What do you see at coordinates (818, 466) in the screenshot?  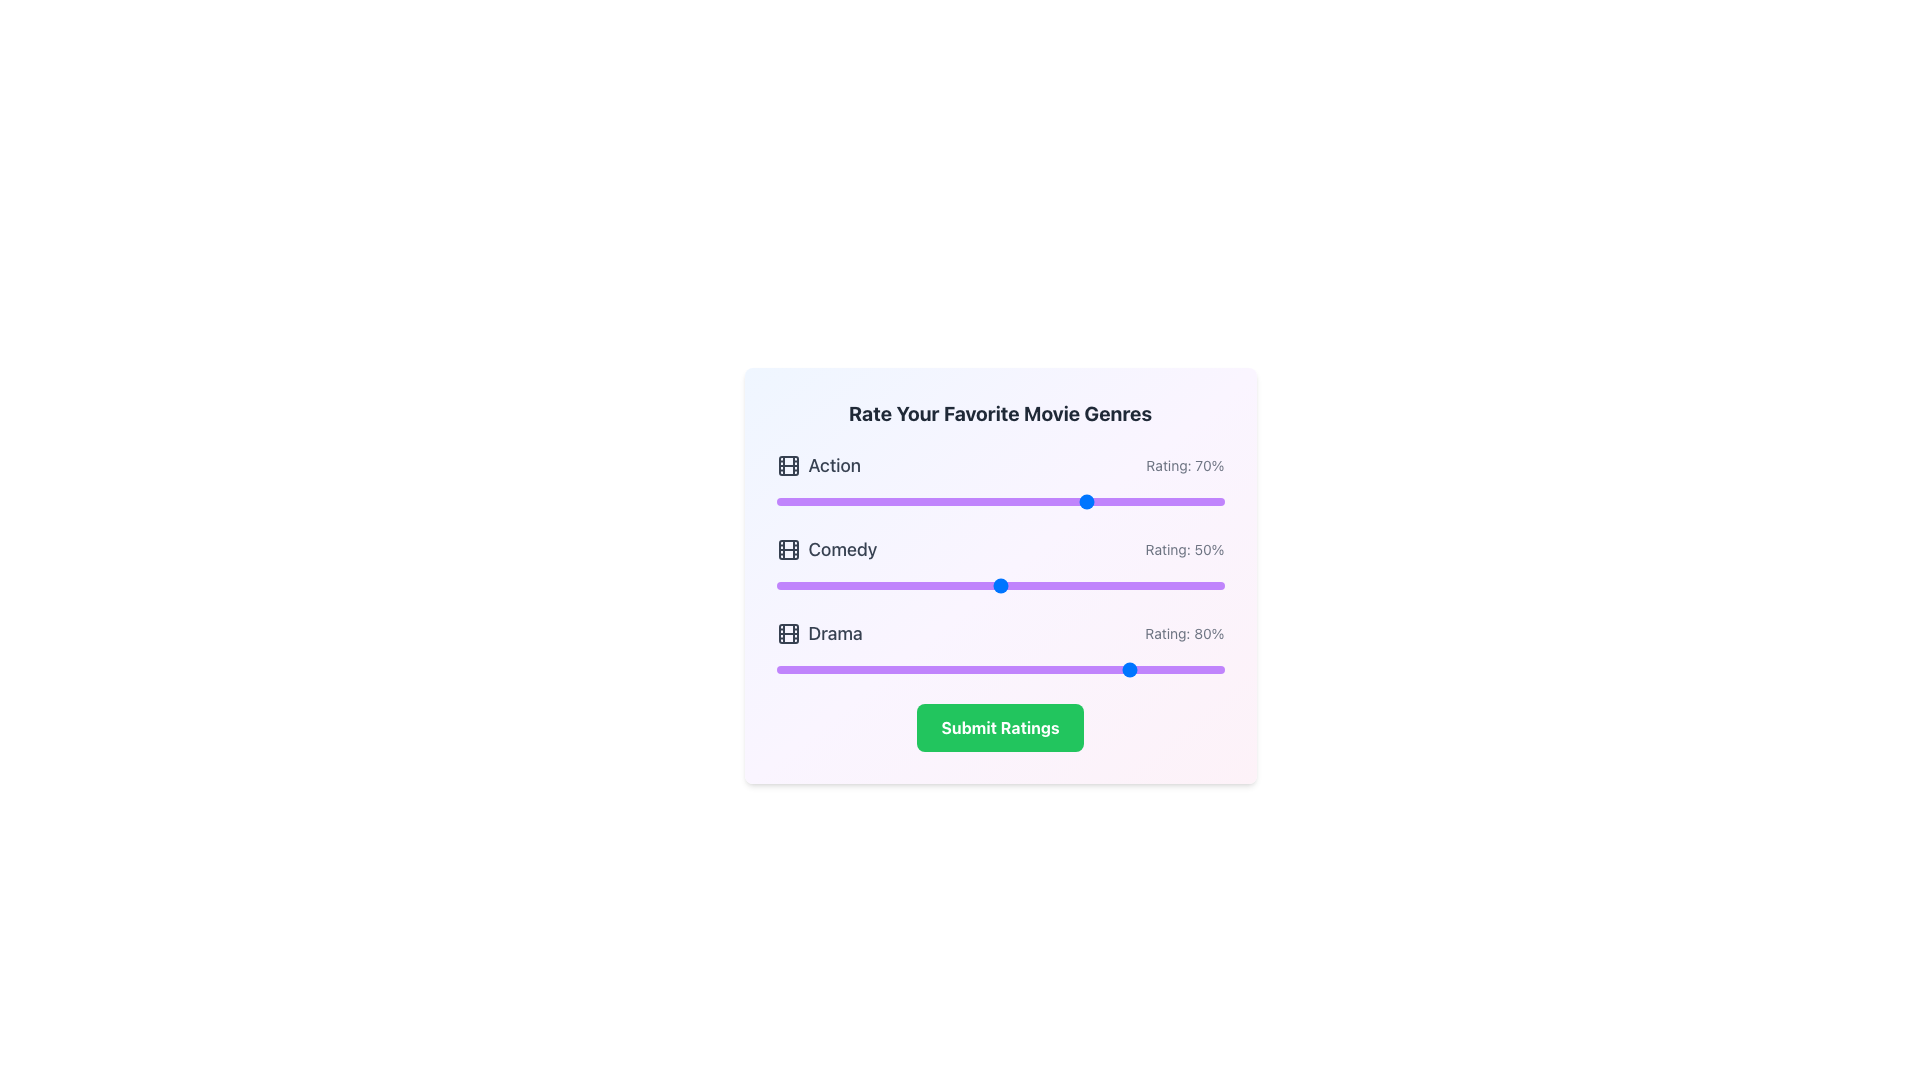 I see `the bold text label 'Action' located next to the film reel icon in the 'Rate Your Favorite Movie Genres' section` at bounding box center [818, 466].